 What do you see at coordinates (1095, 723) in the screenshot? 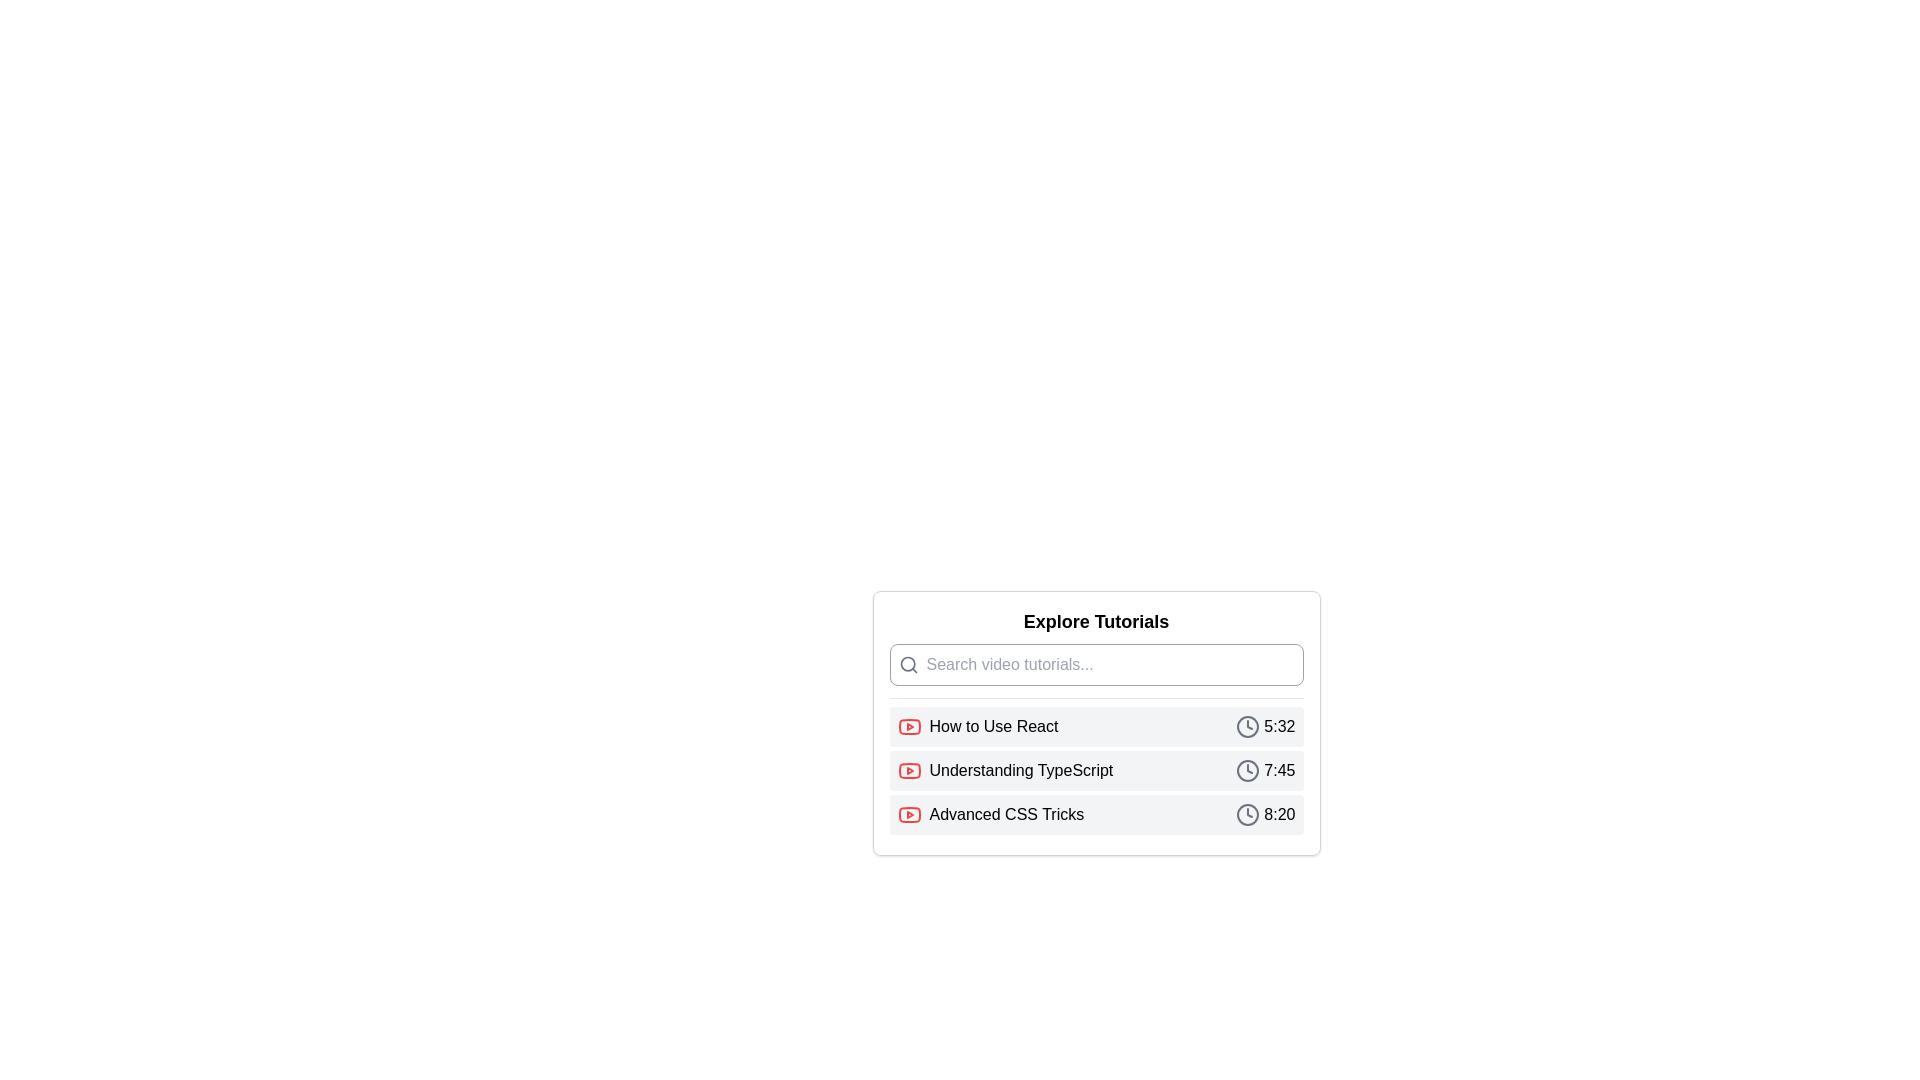
I see `the first clickable list item displaying video tutorials` at bounding box center [1095, 723].